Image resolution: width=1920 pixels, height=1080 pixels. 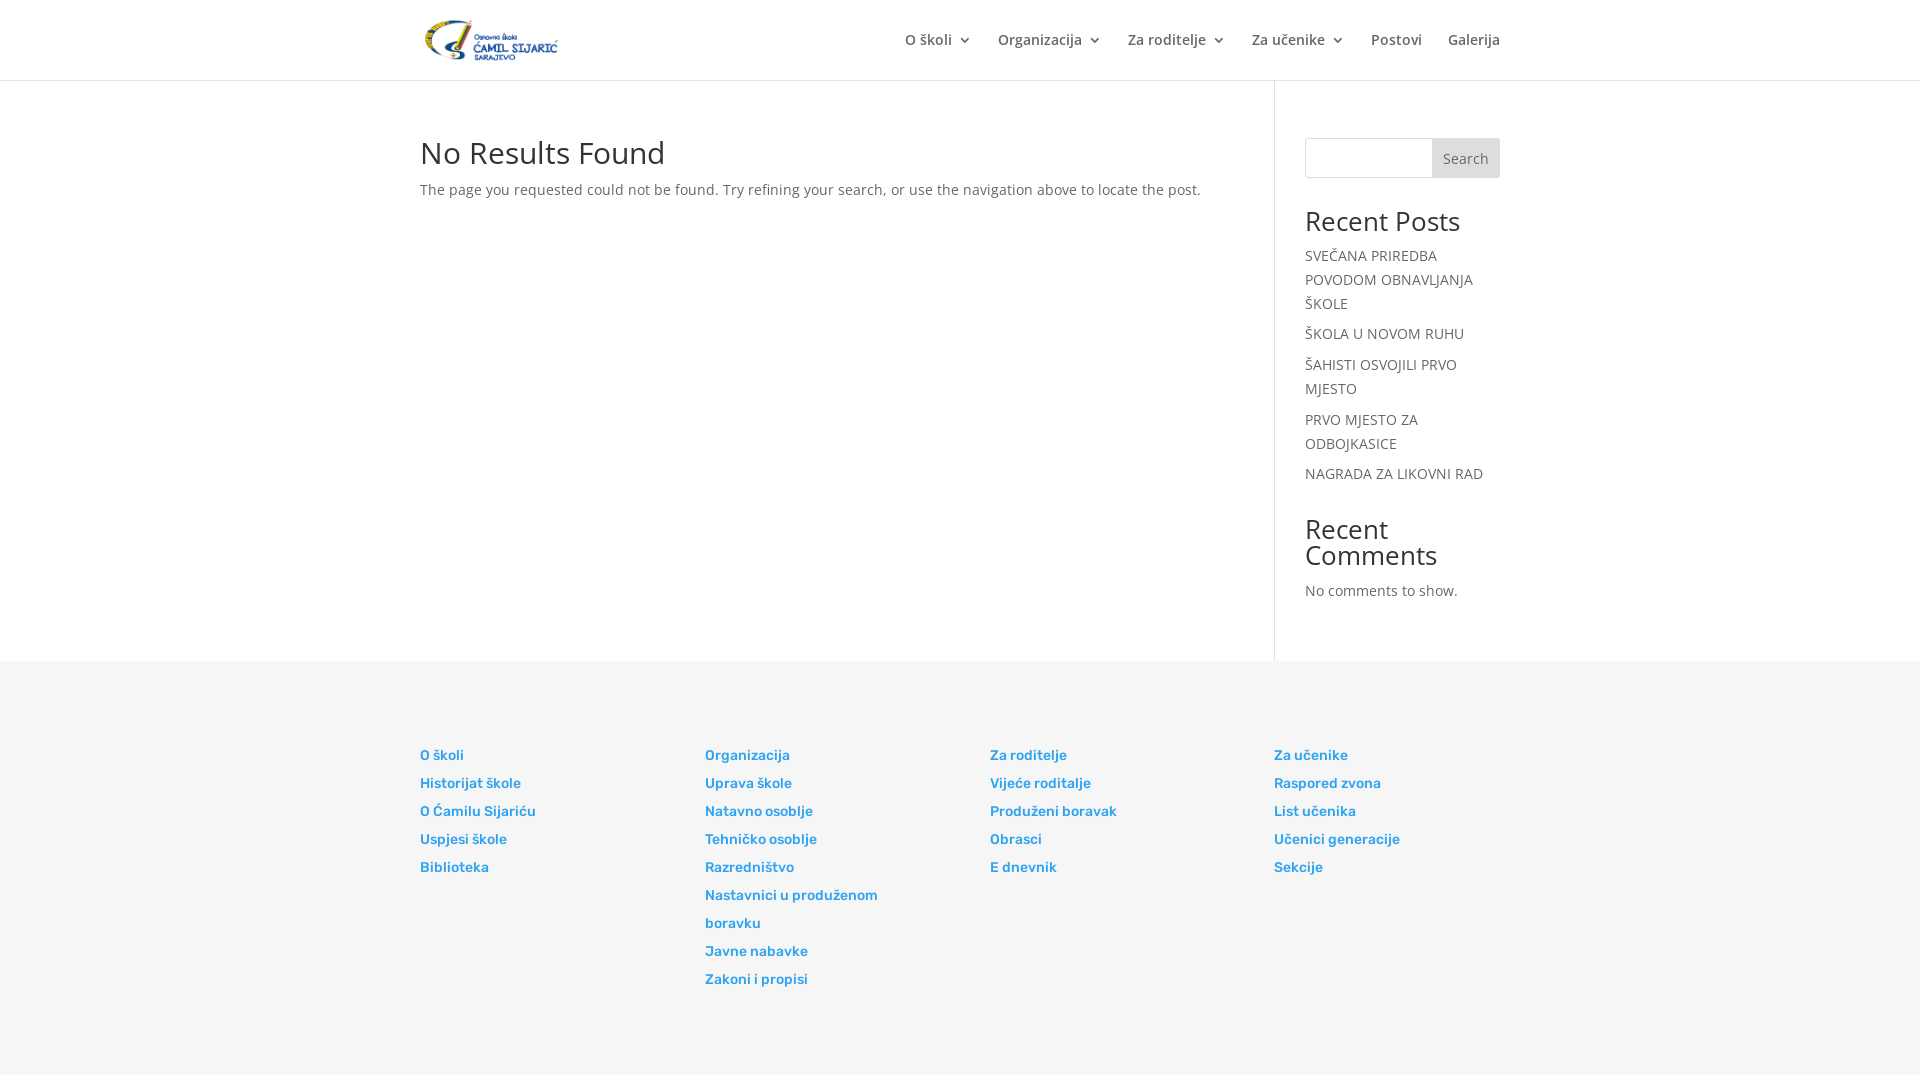 I want to click on 'Postovi', so click(x=1395, y=55).